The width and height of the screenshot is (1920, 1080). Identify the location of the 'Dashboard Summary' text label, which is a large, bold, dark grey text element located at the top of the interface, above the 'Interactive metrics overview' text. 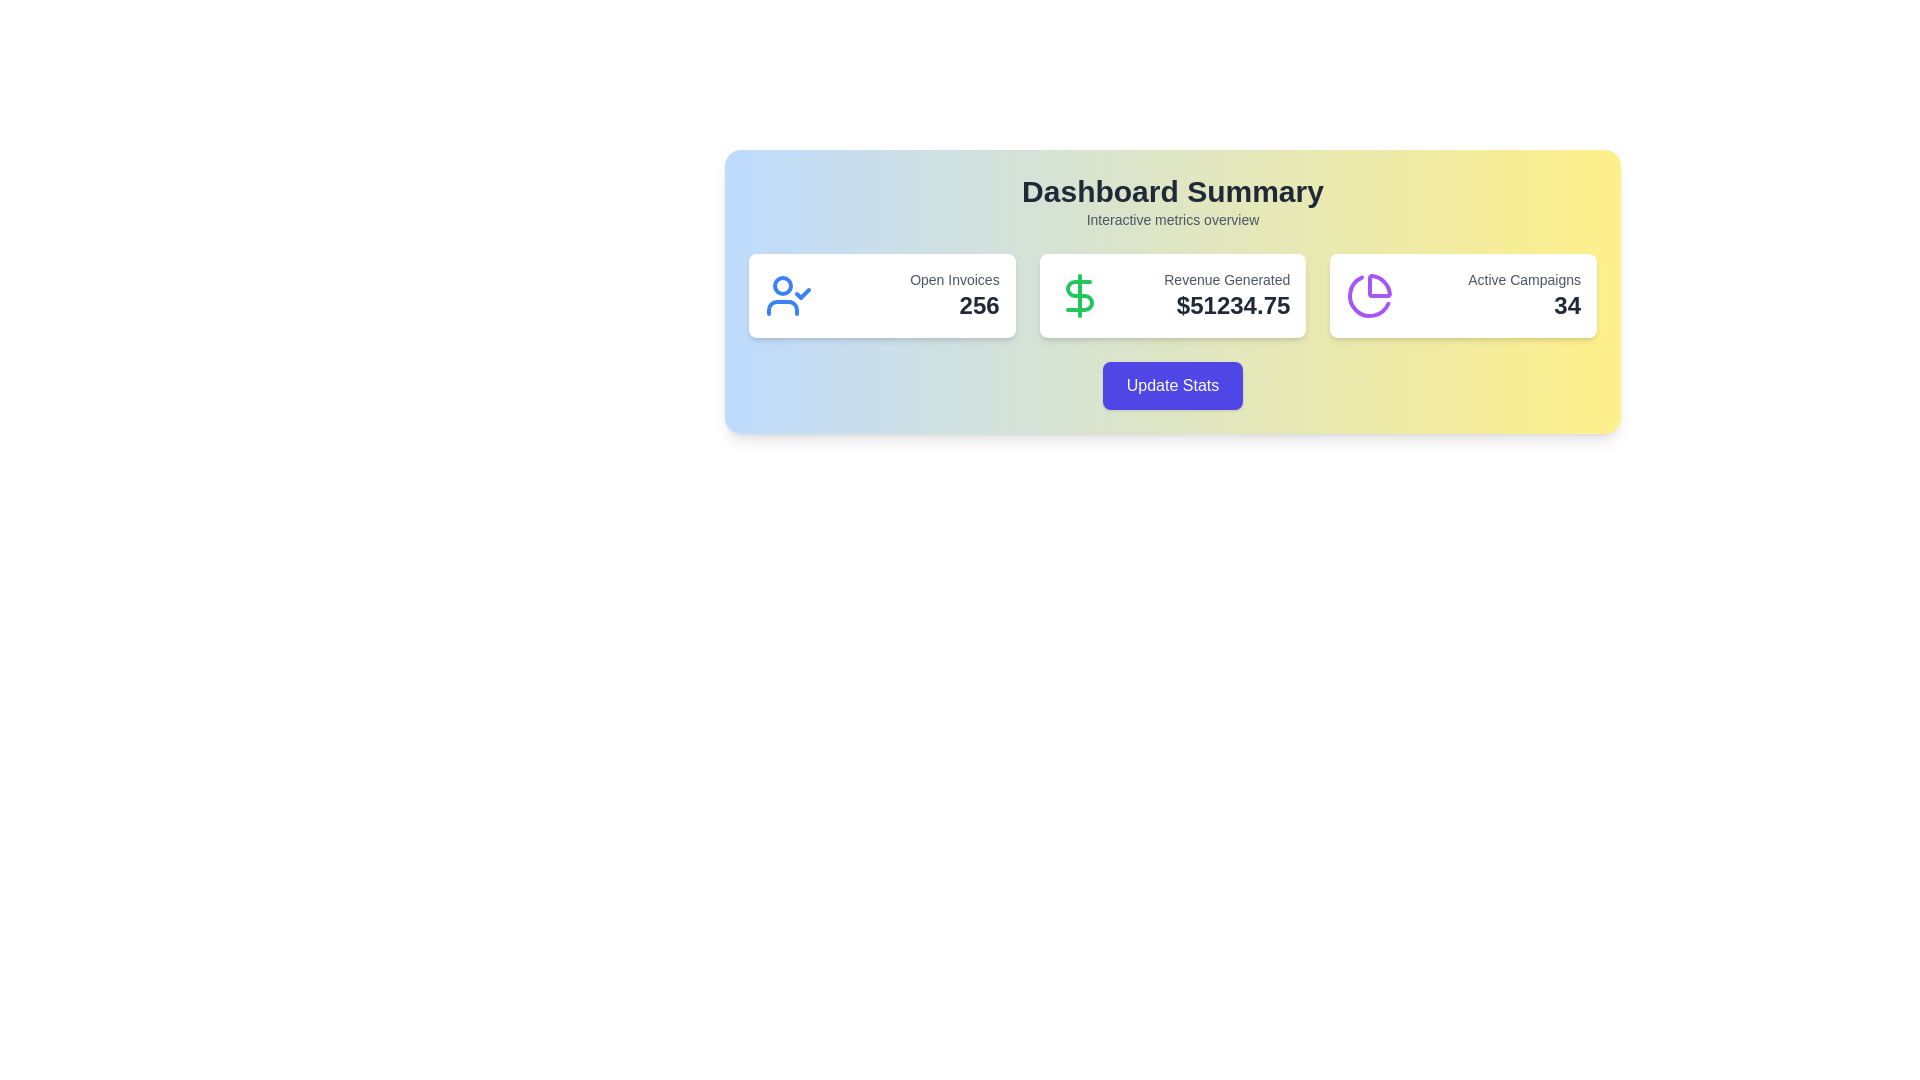
(1172, 192).